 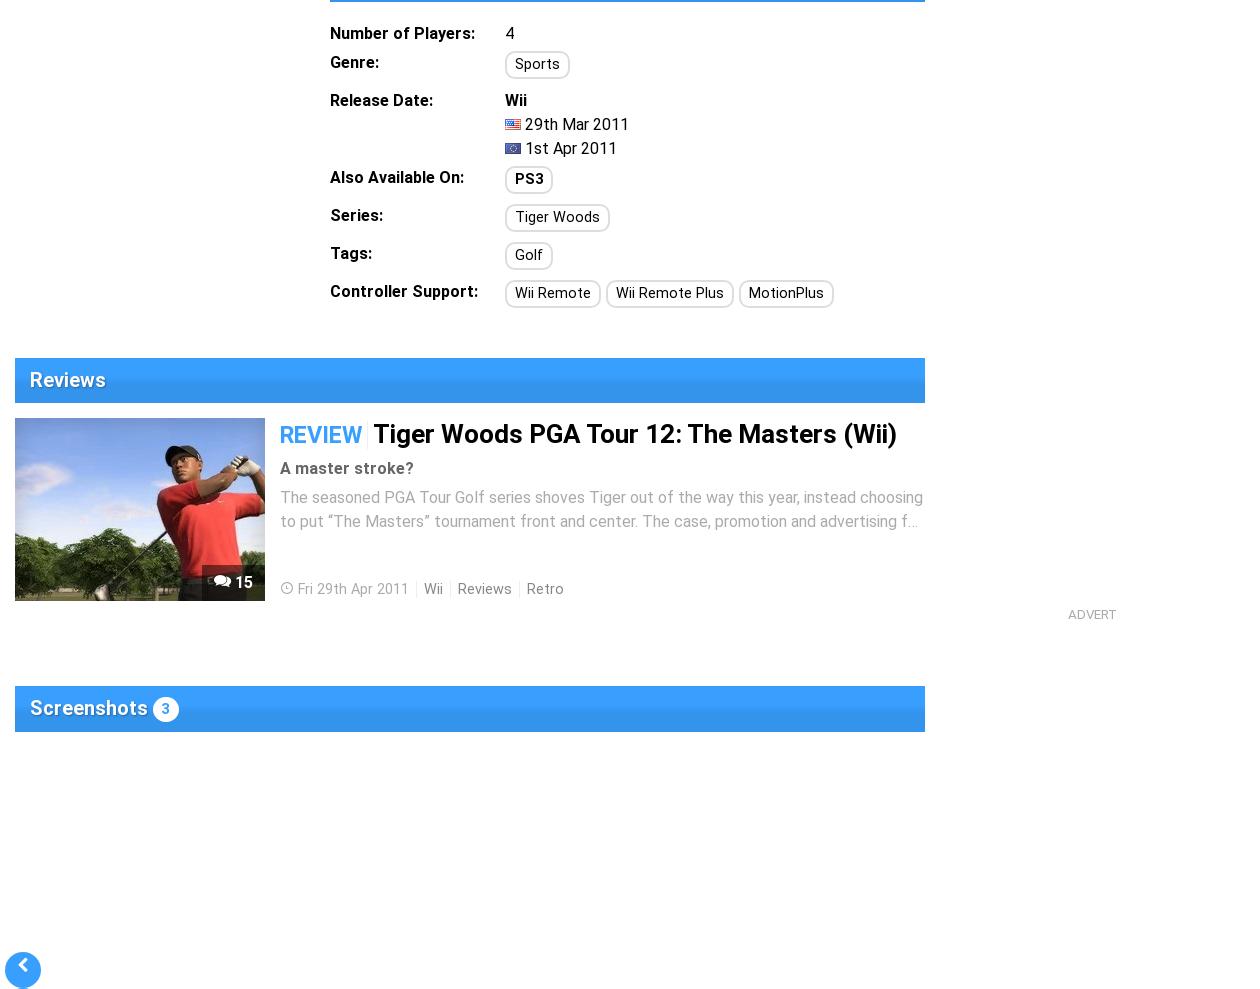 I want to click on 'Wii Remote', so click(x=553, y=293).